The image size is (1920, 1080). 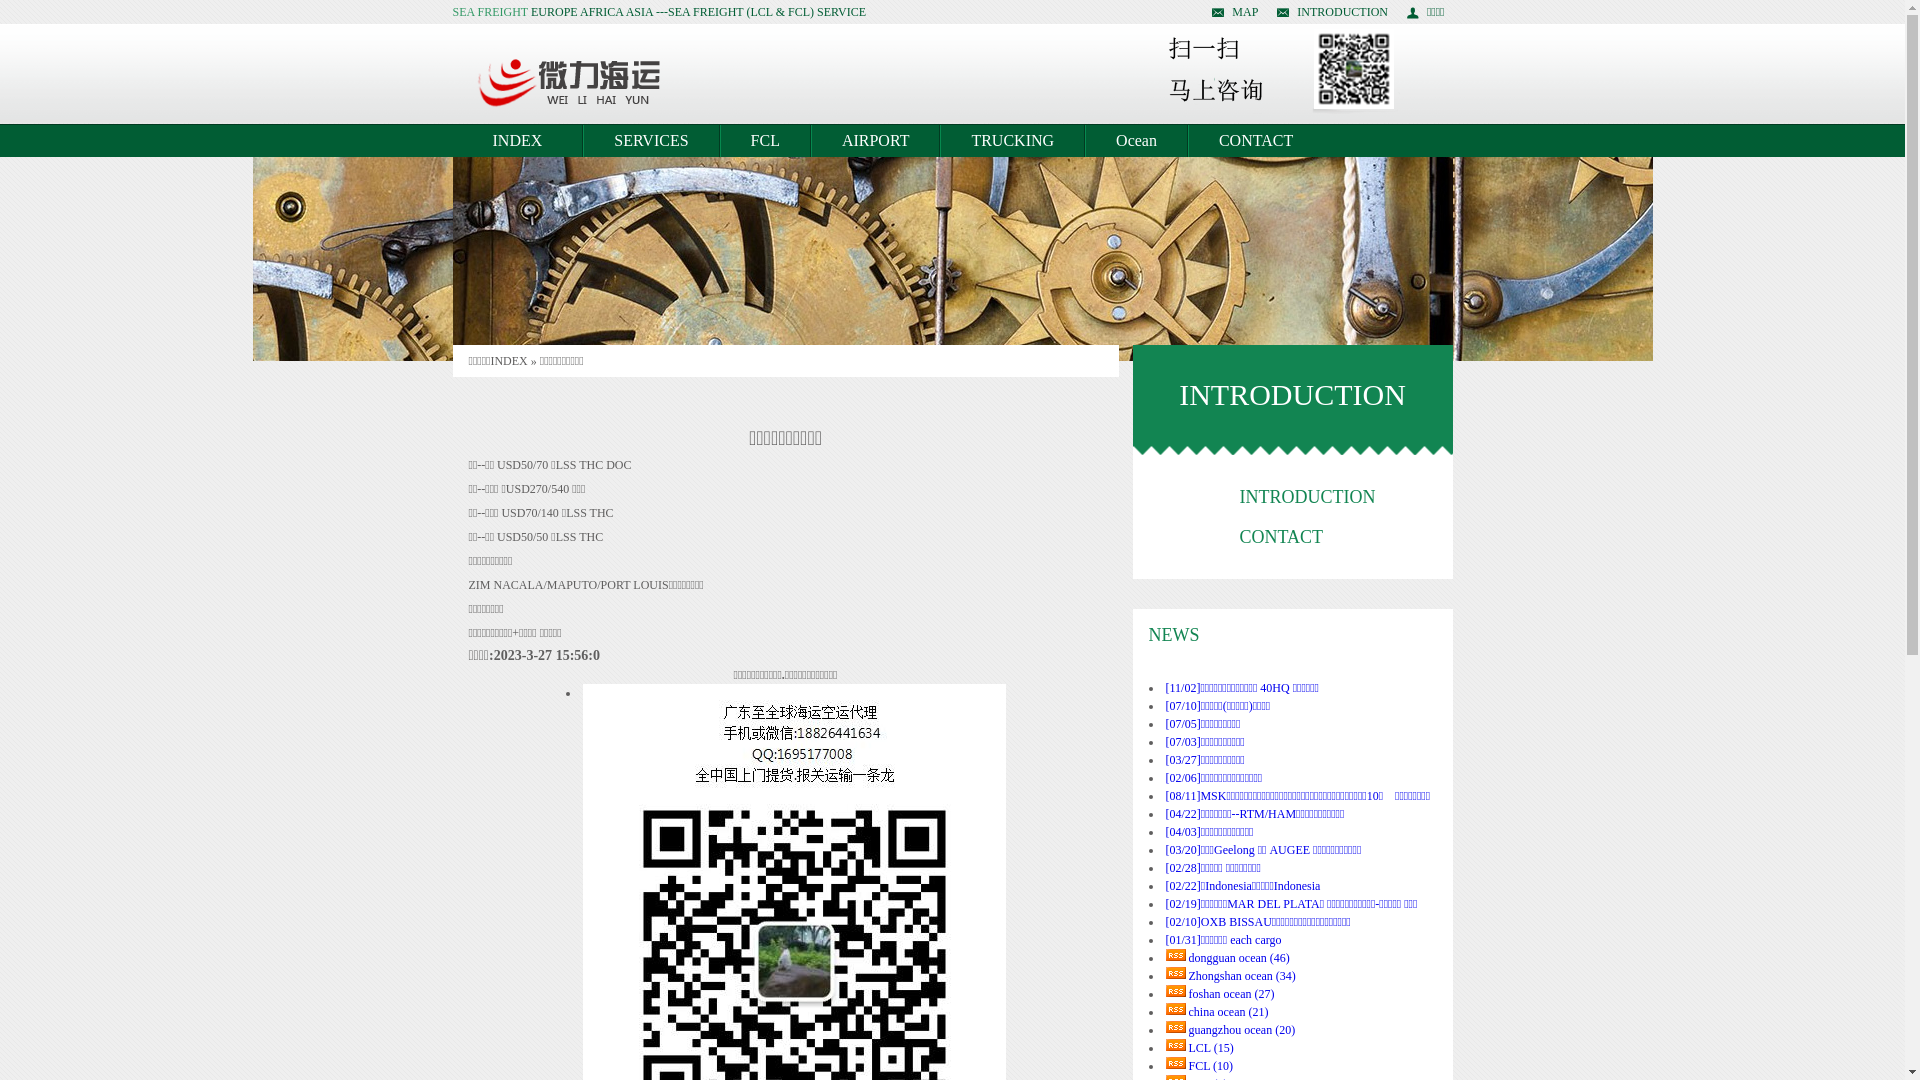 What do you see at coordinates (1233, 11) in the screenshot?
I see `'MAP'` at bounding box center [1233, 11].